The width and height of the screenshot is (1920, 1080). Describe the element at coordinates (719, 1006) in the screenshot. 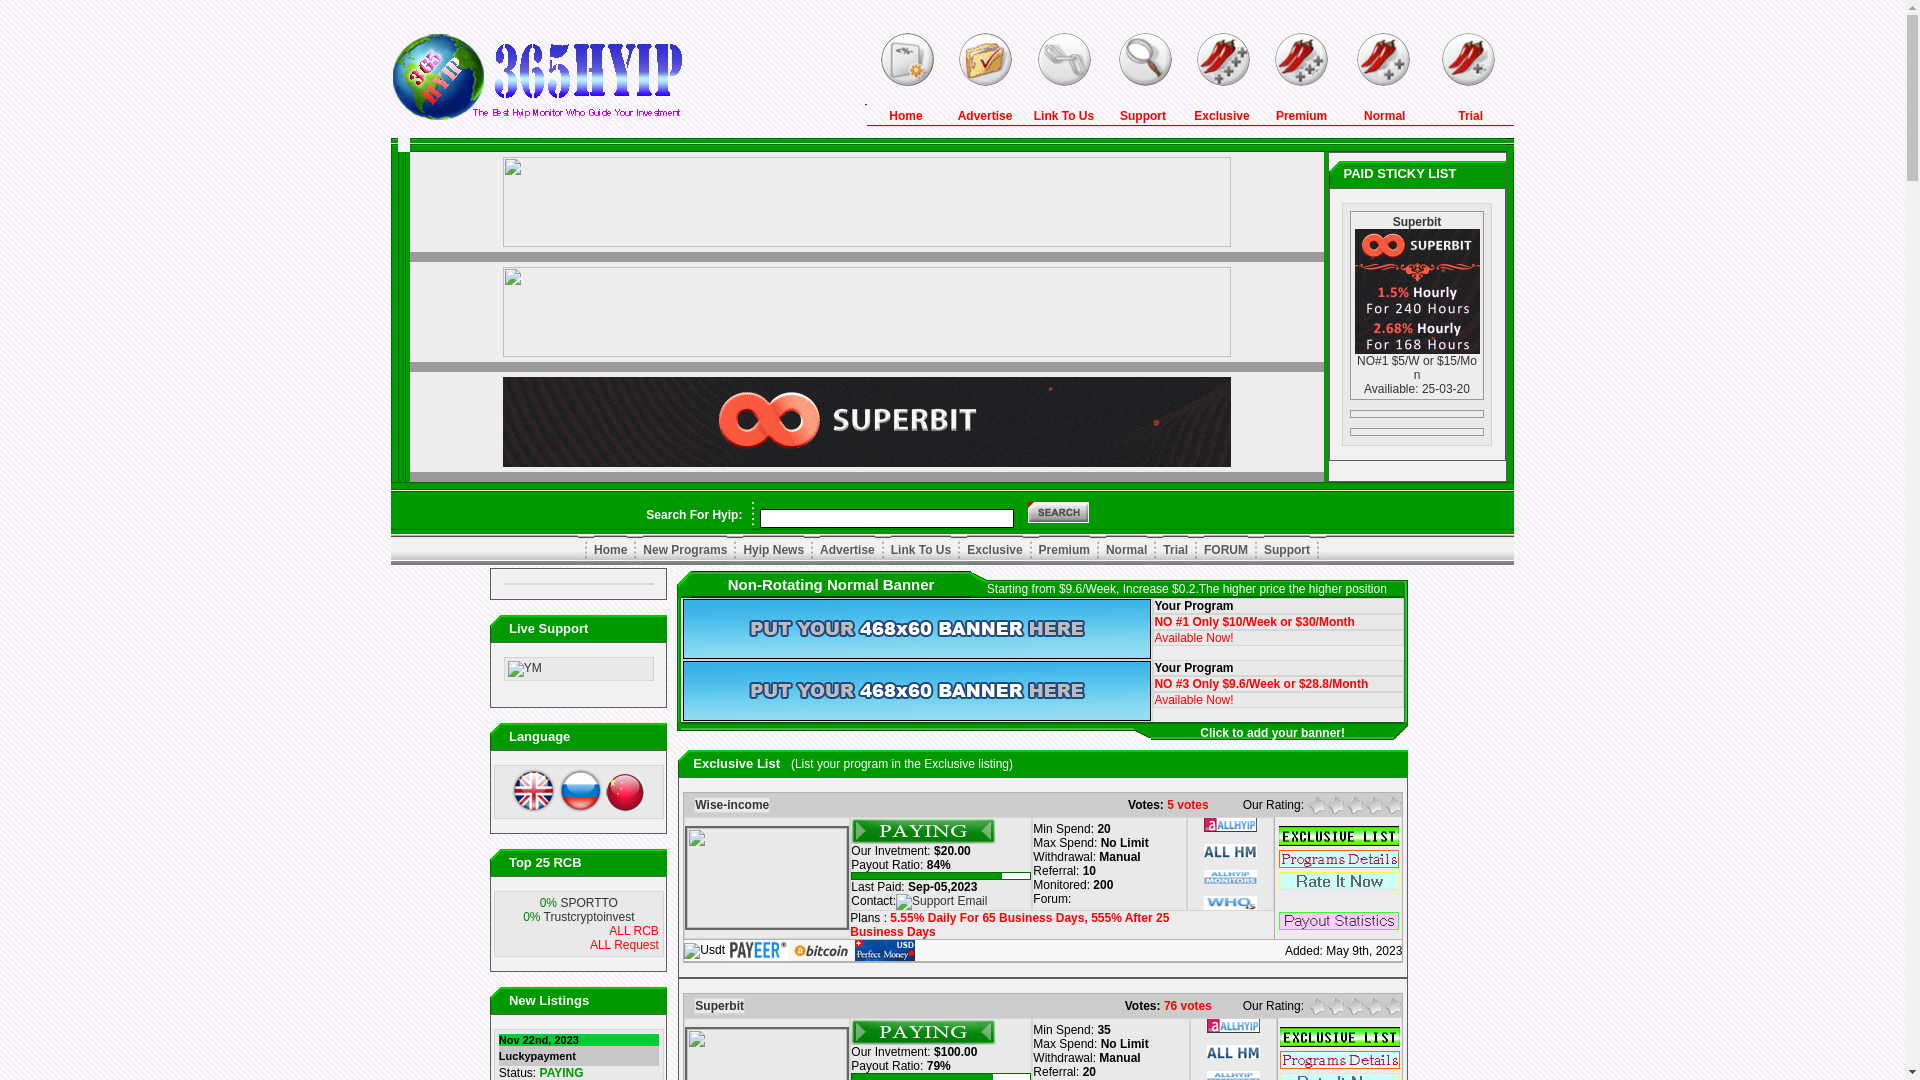

I see `'Superbit'` at that location.